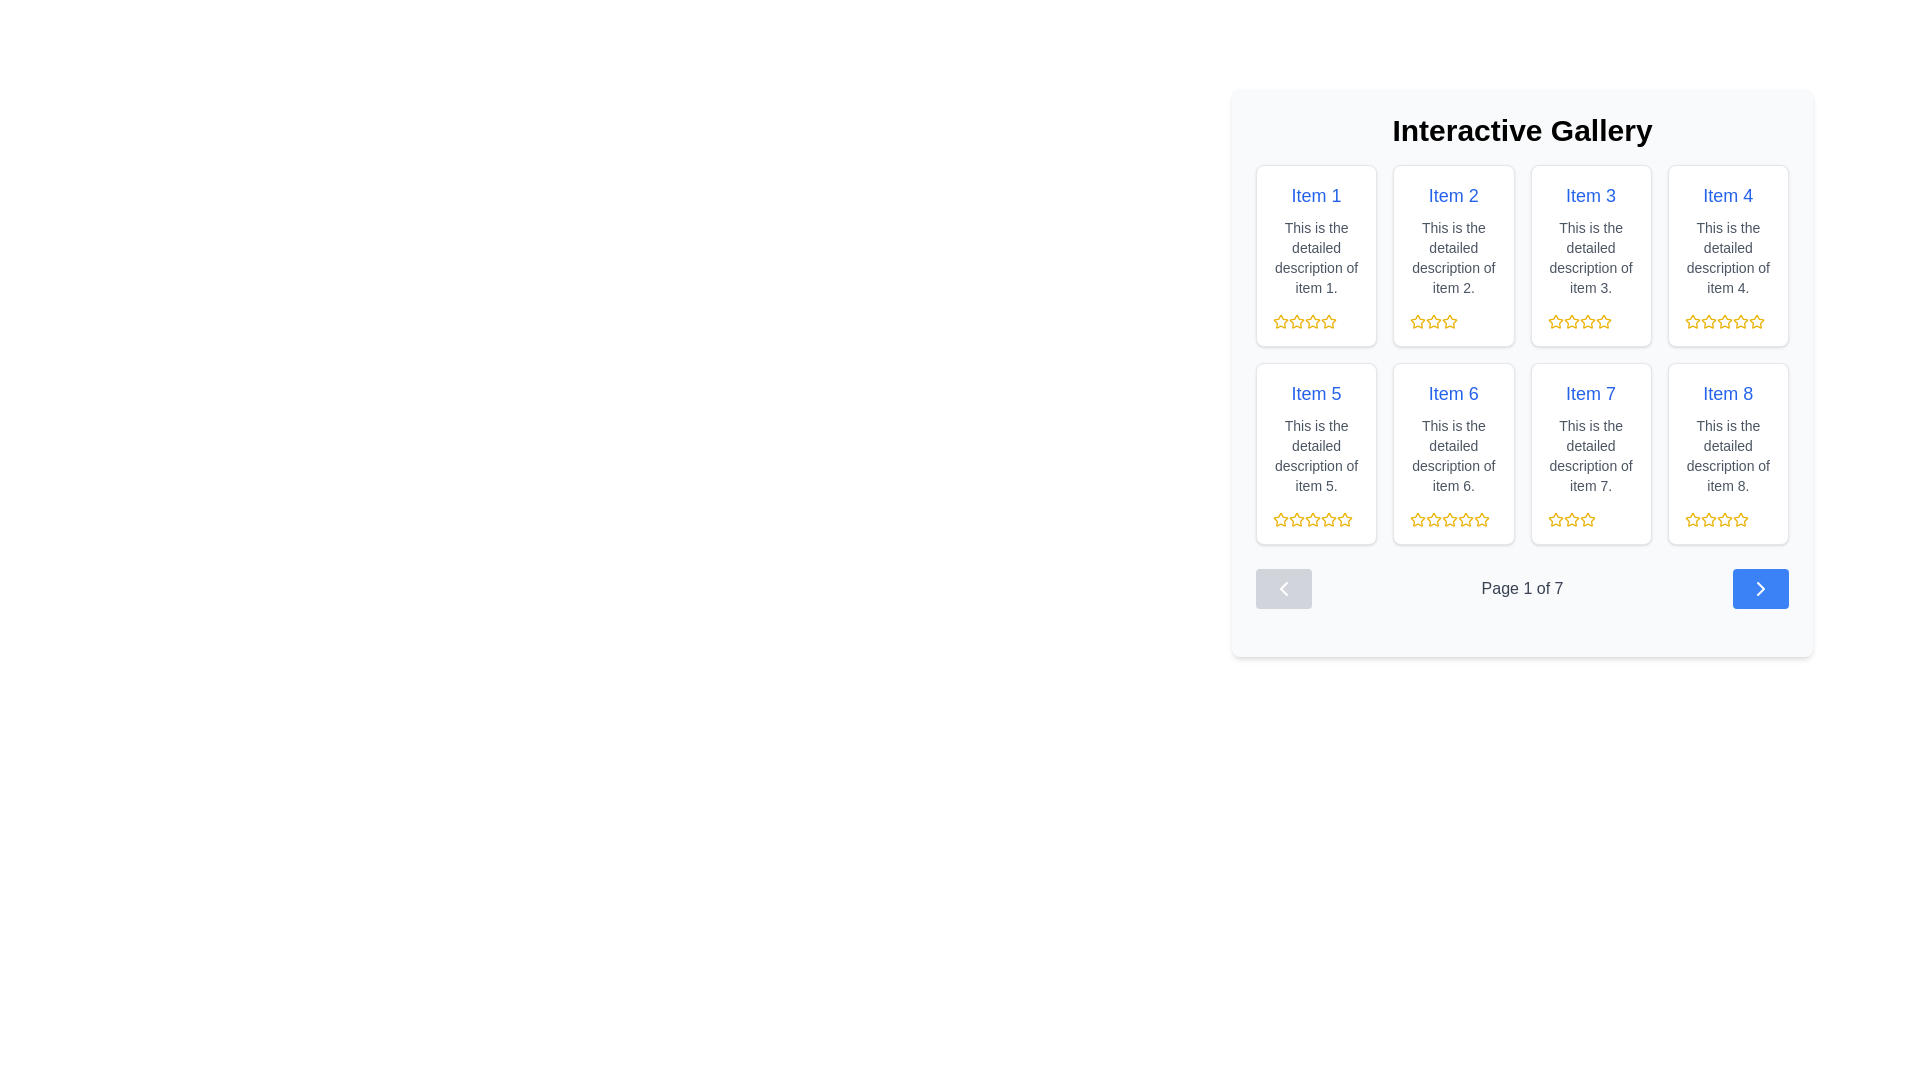 The image size is (1920, 1080). I want to click on the second star icon in the rating system of 'Item 4' in the Interactive Gallery, so click(1727, 320).